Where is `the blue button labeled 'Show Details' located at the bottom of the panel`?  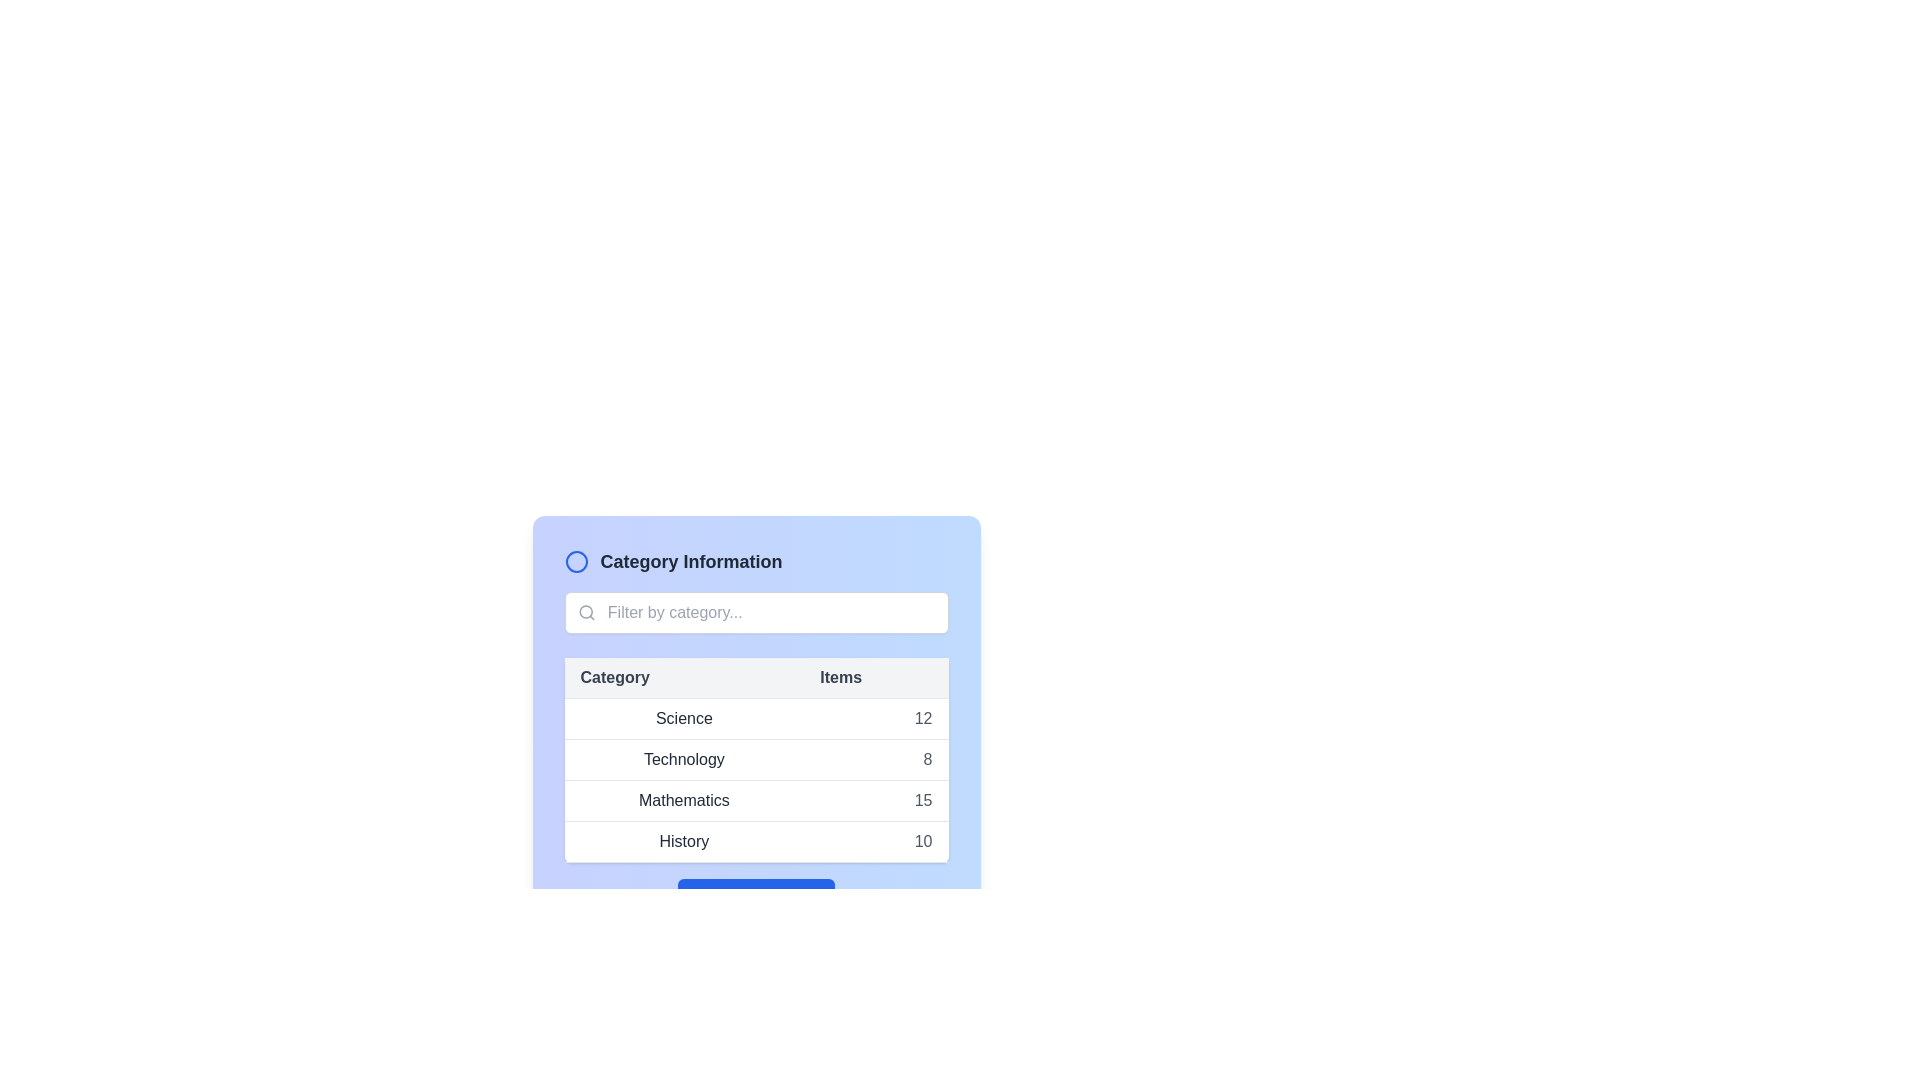
the blue button labeled 'Show Details' located at the bottom of the panel is located at coordinates (755, 896).